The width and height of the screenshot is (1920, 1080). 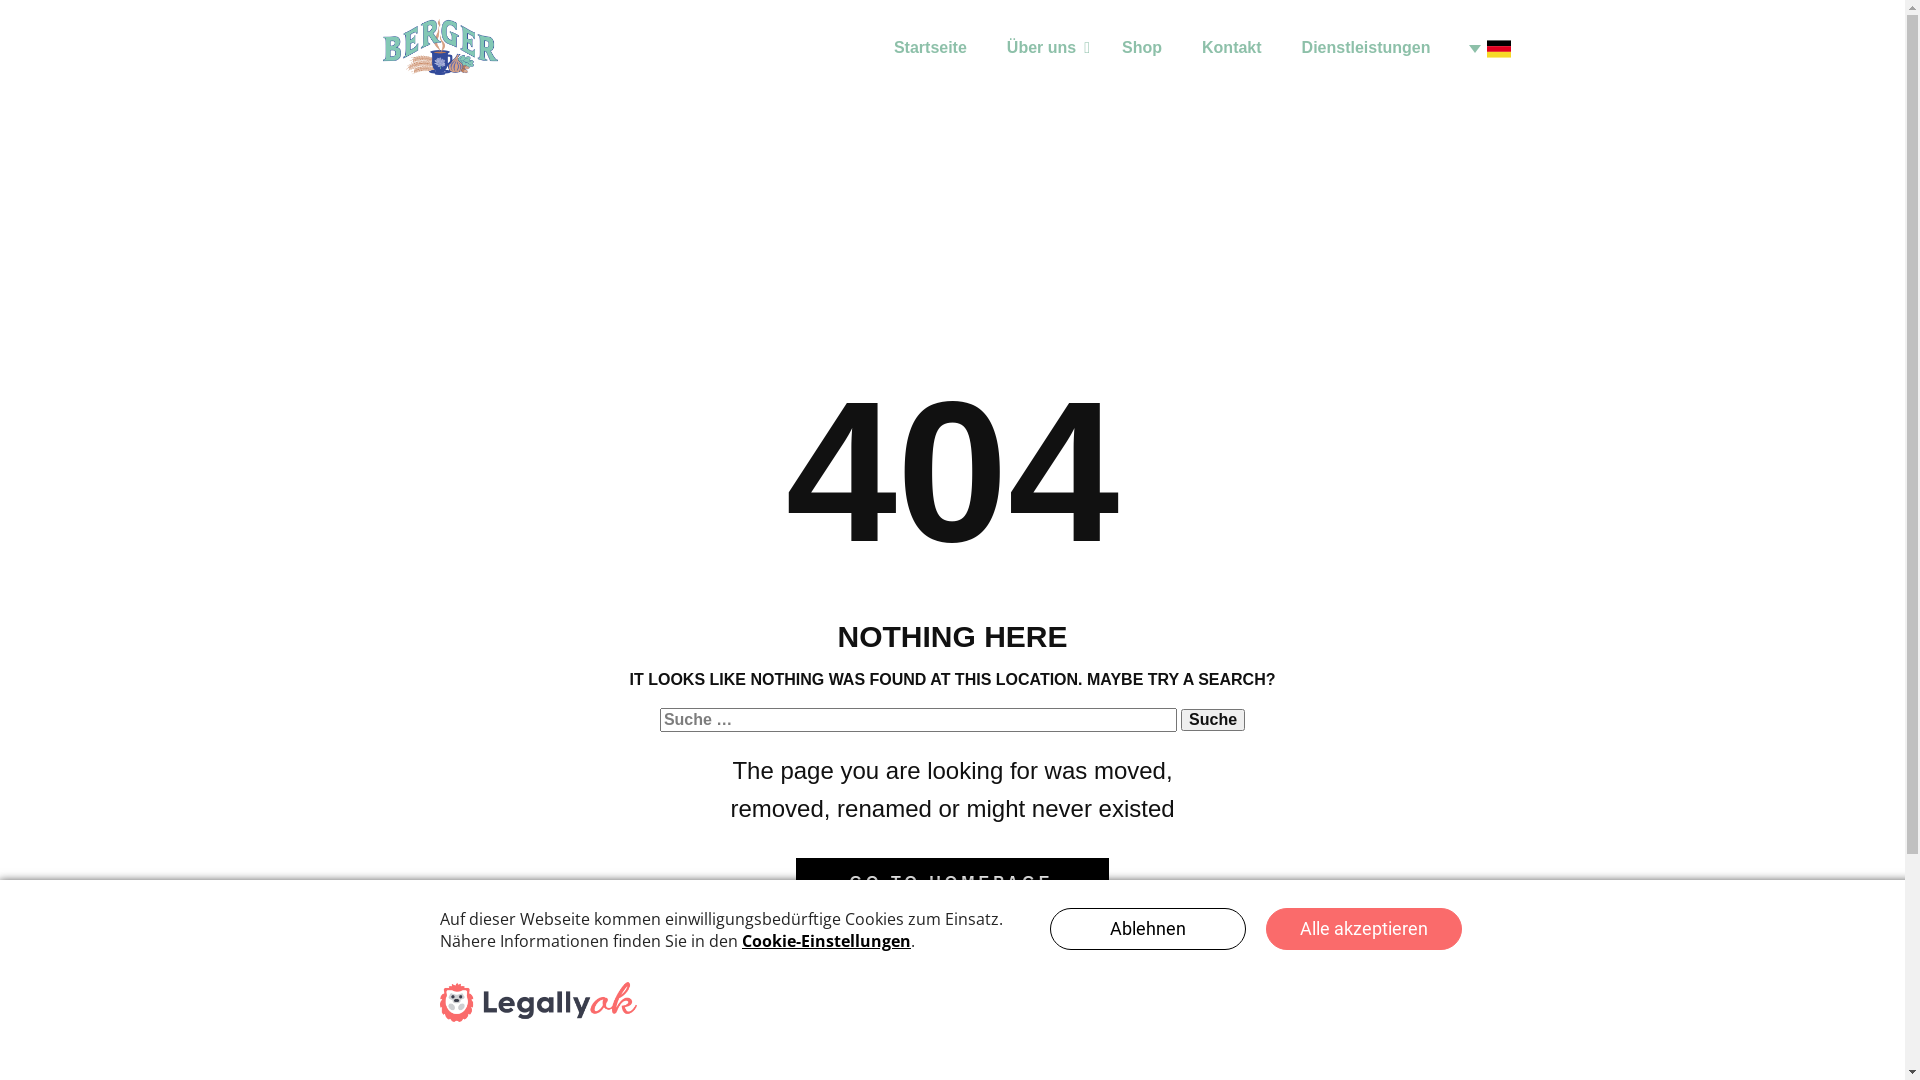 I want to click on 'Suche', so click(x=1212, y=720).